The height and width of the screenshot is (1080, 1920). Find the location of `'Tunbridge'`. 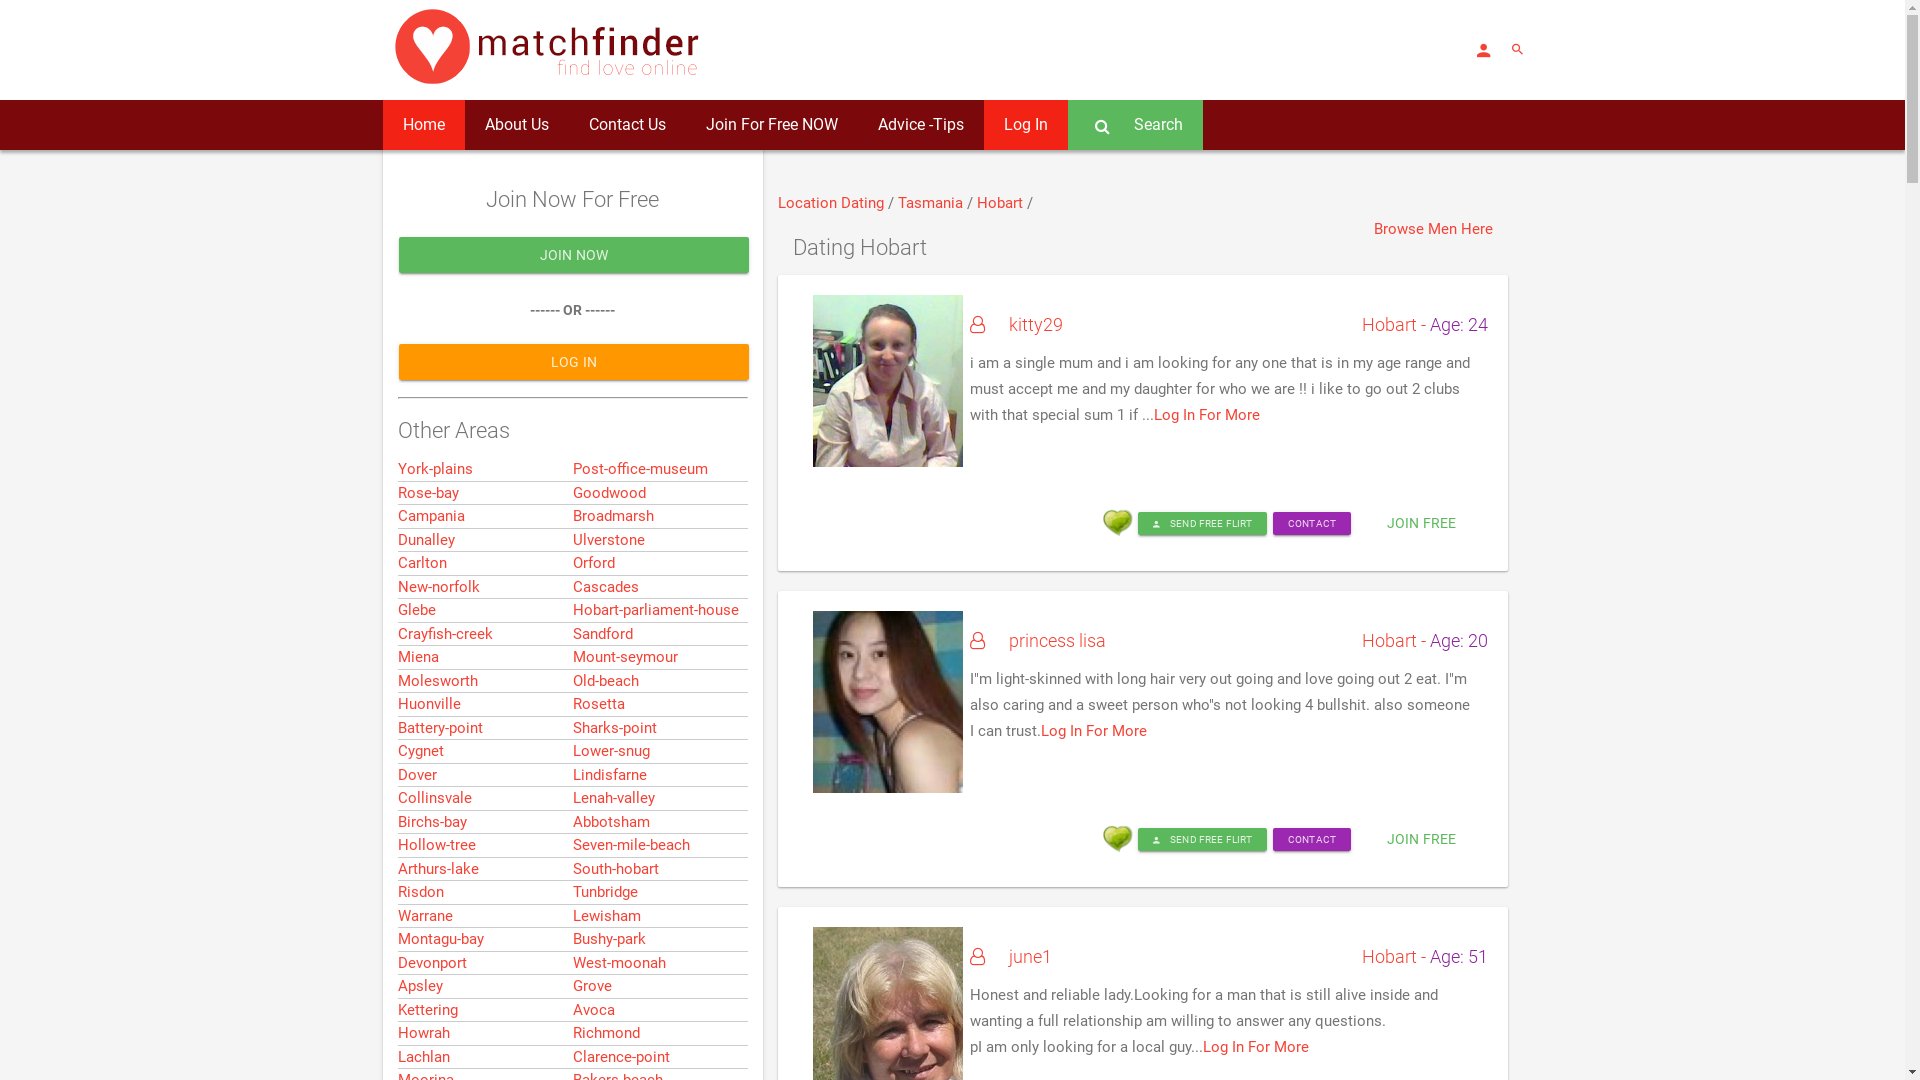

'Tunbridge' is located at coordinates (603, 890).